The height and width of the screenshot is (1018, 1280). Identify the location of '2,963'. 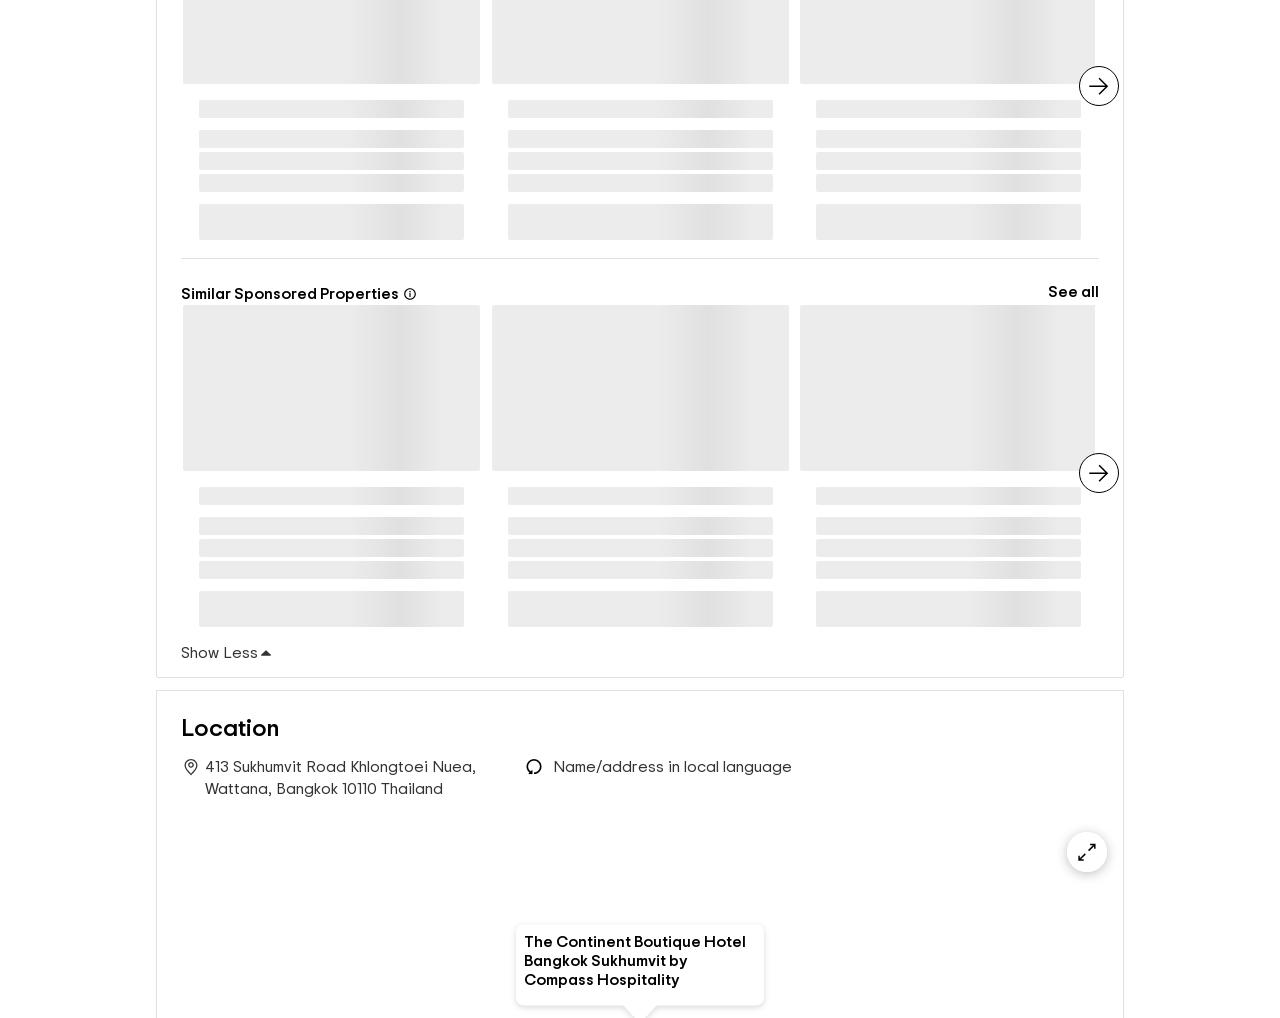
(929, 111).